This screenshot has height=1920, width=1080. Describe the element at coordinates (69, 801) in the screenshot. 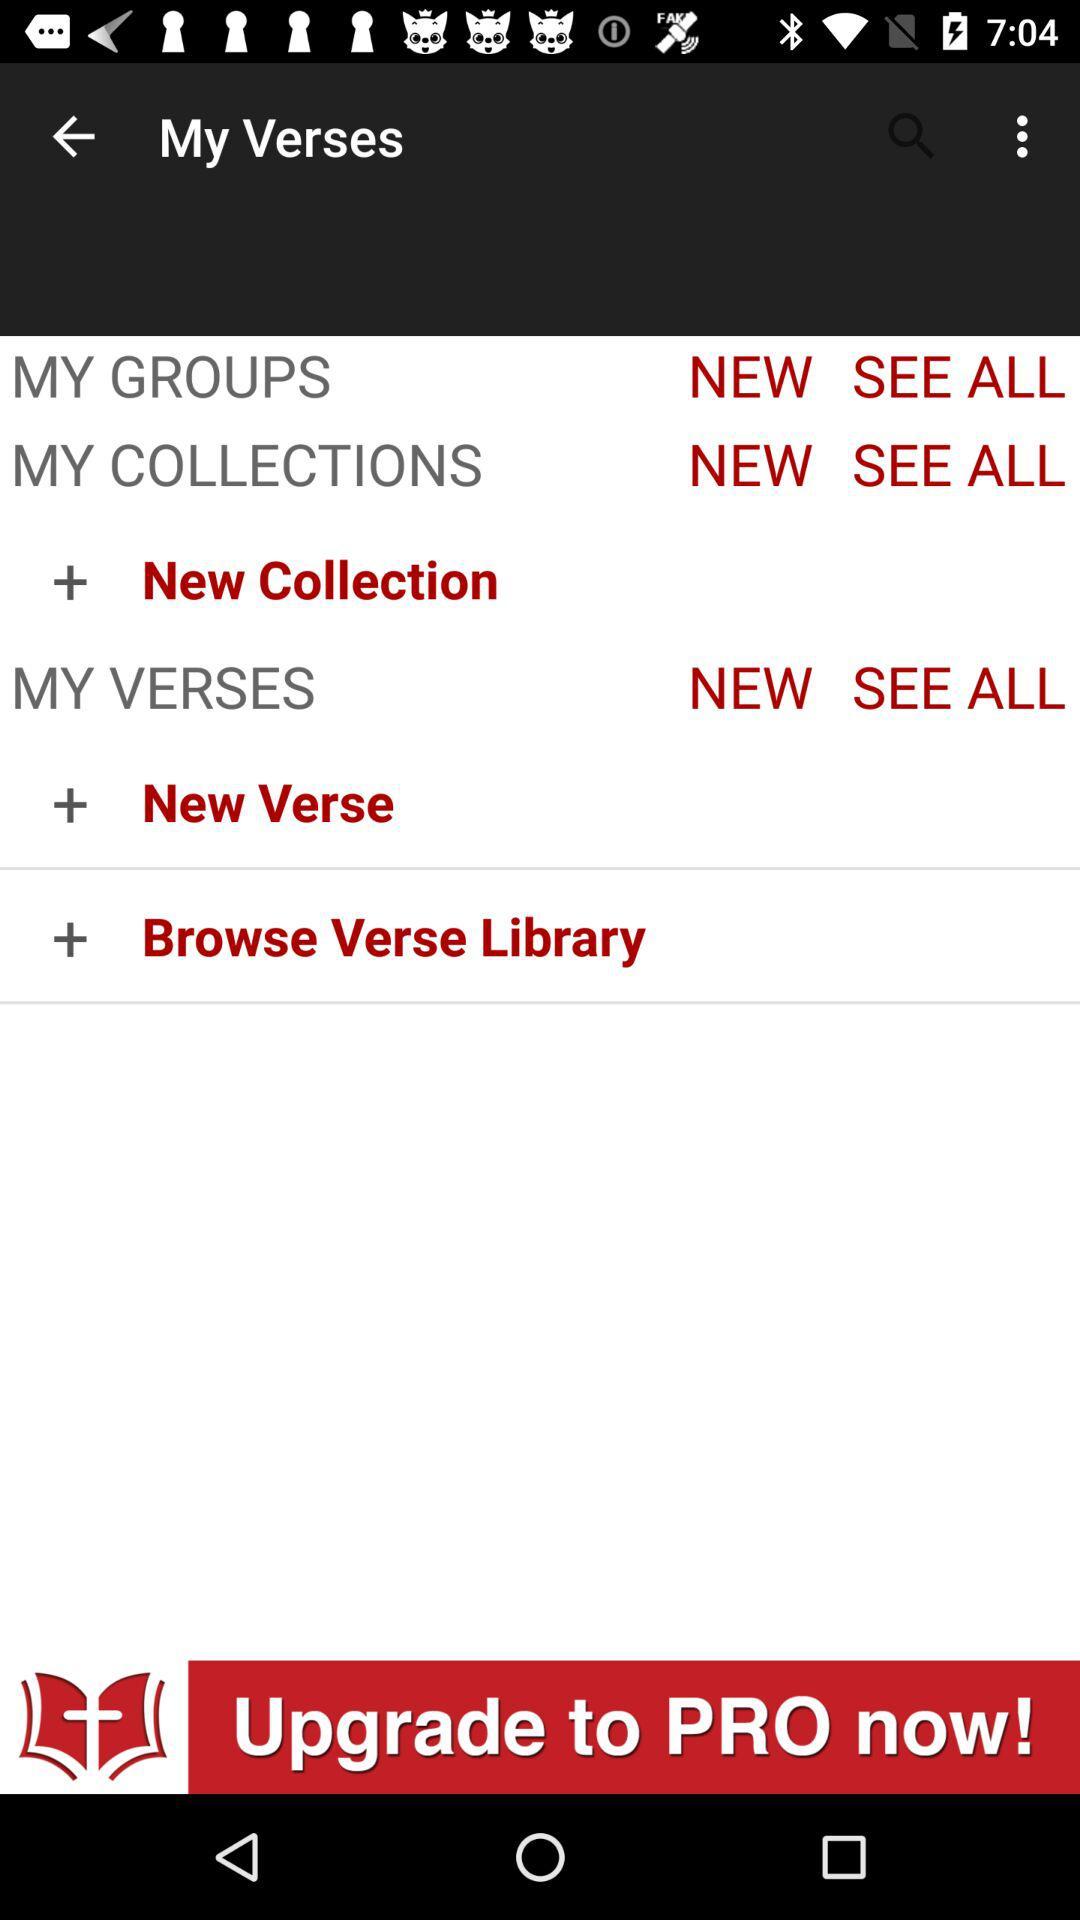

I see `icon below the my verses app` at that location.